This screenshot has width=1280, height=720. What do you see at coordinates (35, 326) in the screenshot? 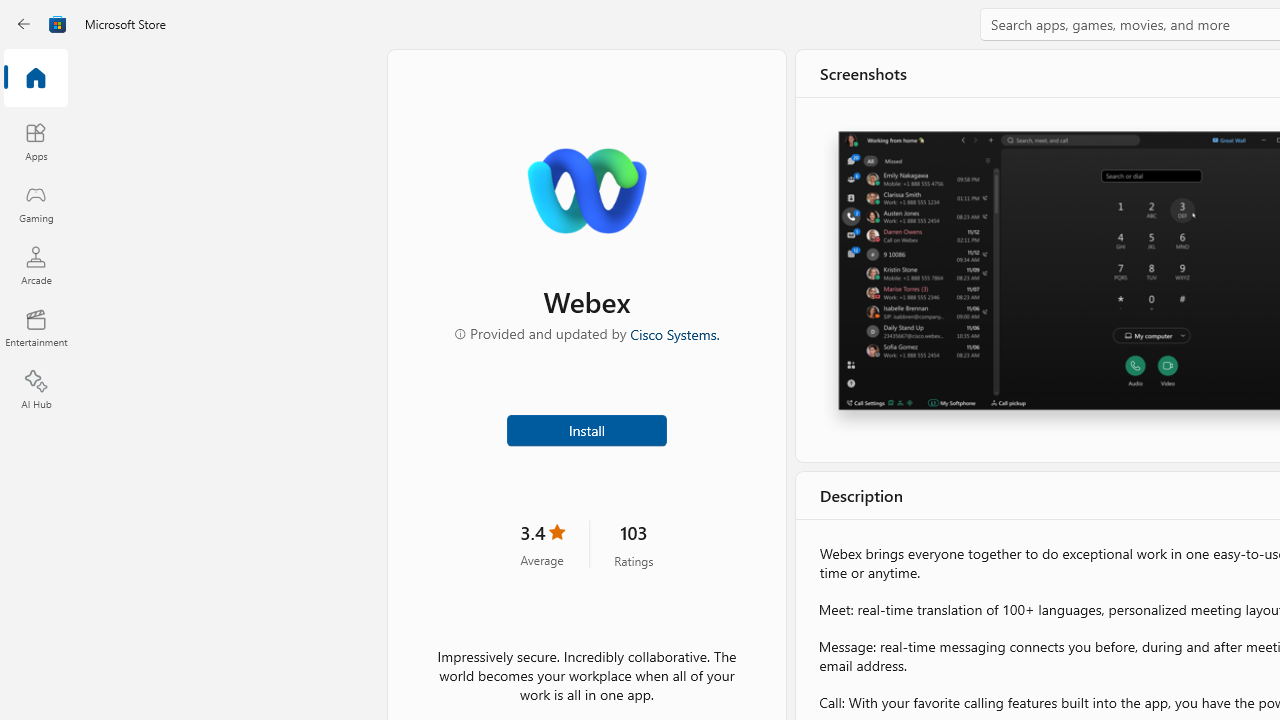
I see `'Entertainment'` at bounding box center [35, 326].